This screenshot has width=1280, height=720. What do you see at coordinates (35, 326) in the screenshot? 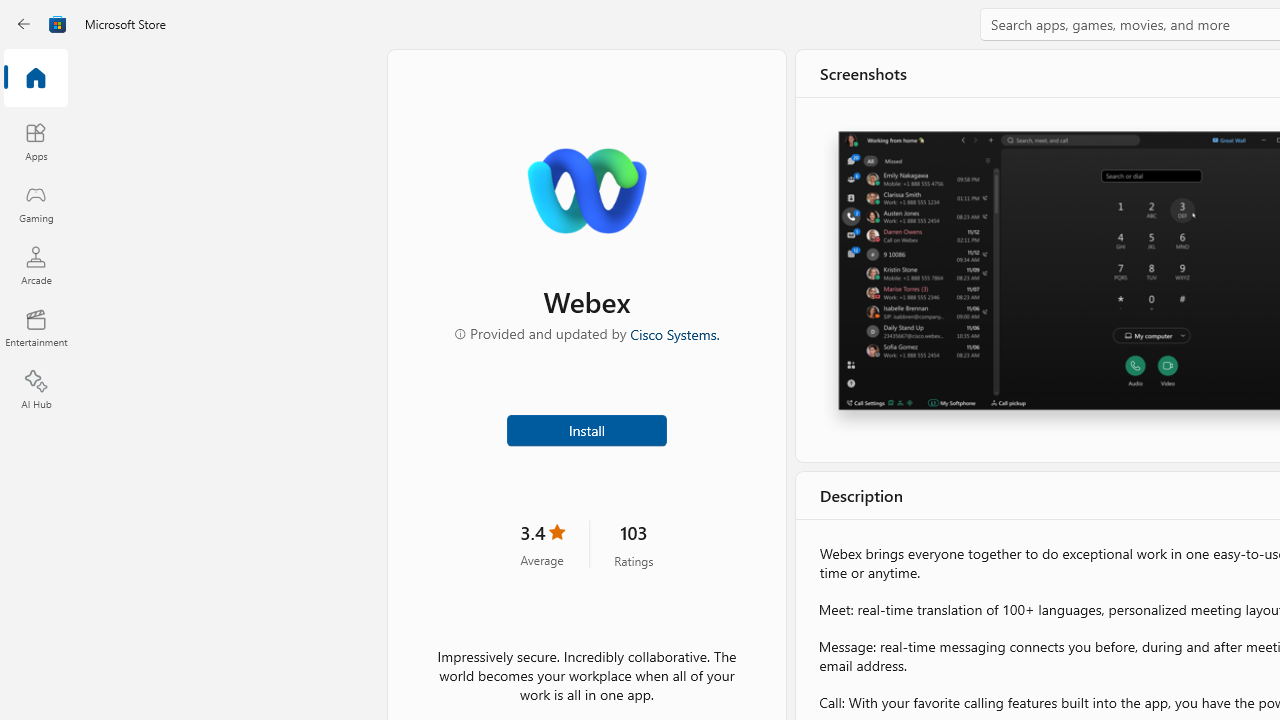
I see `'Entertainment'` at bounding box center [35, 326].